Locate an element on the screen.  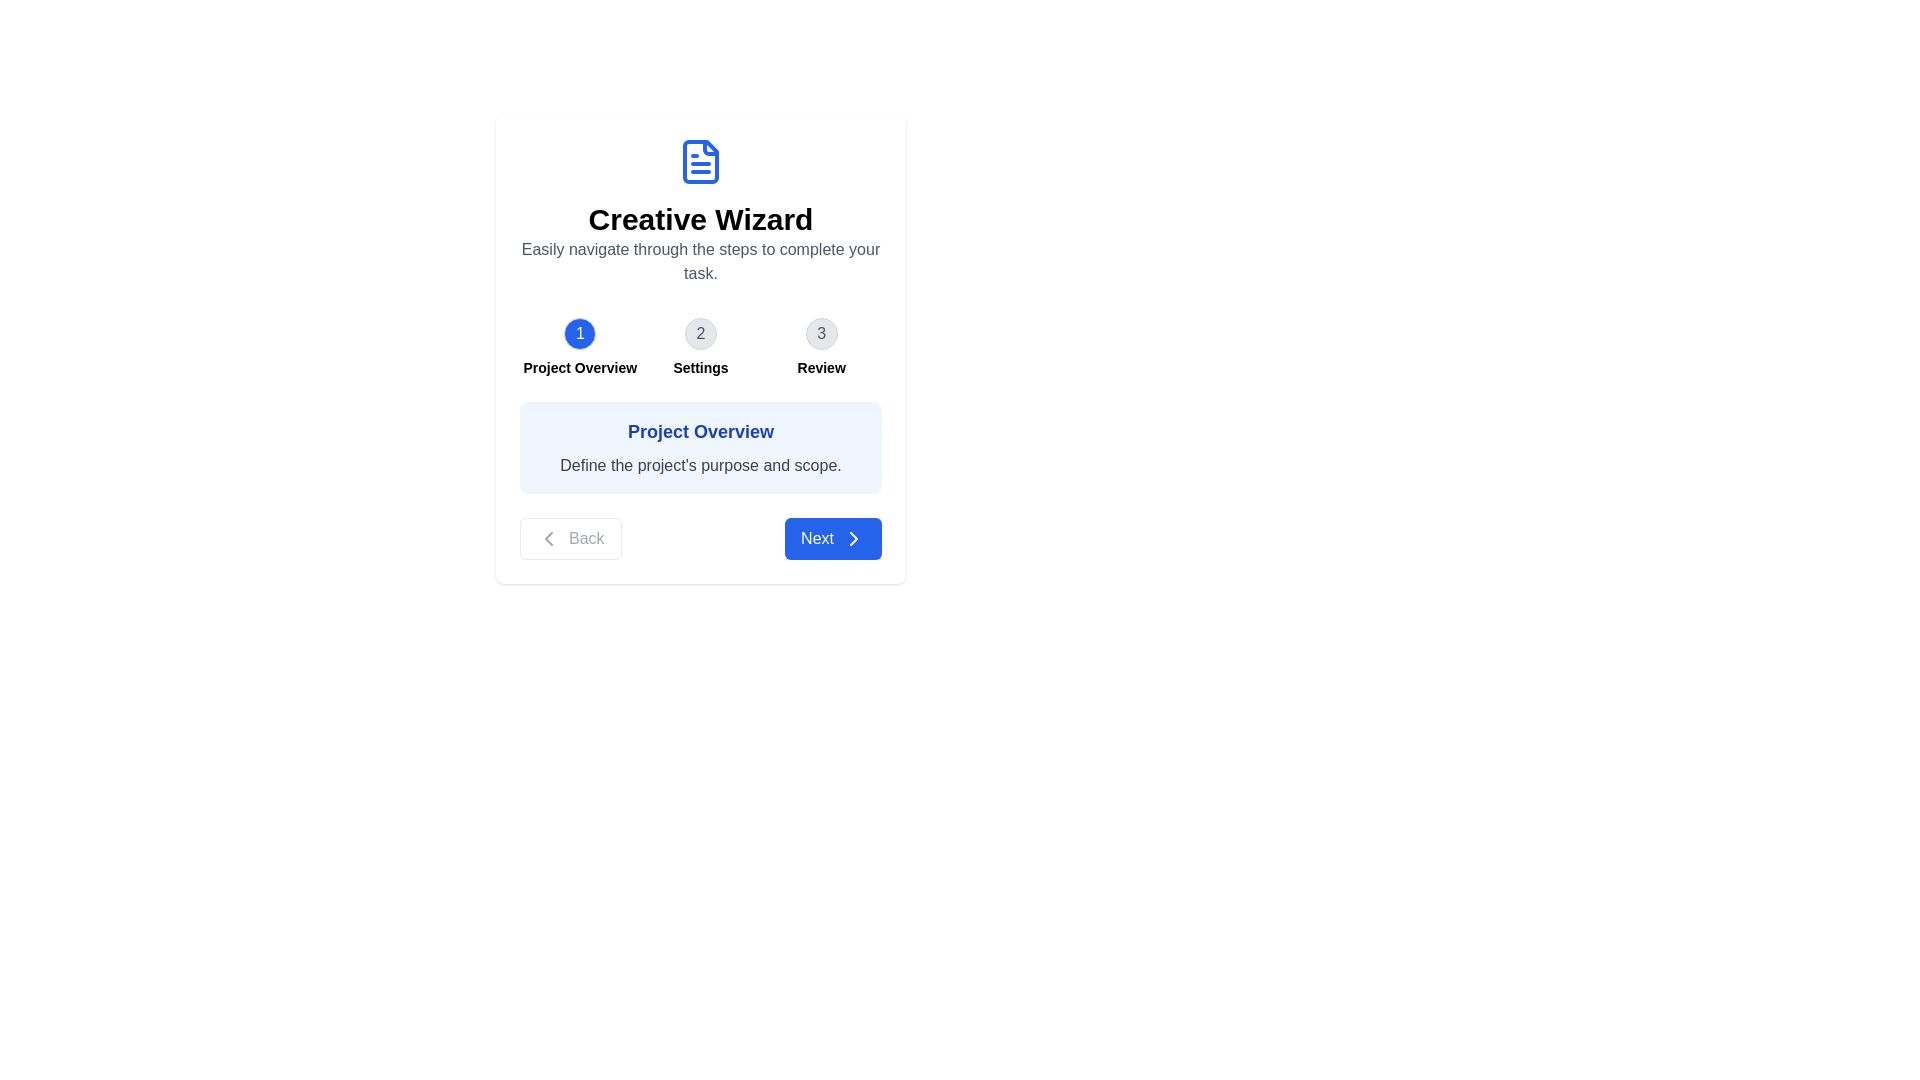
the Step indicator component, which represents the second step in the multi-step process is located at coordinates (700, 346).